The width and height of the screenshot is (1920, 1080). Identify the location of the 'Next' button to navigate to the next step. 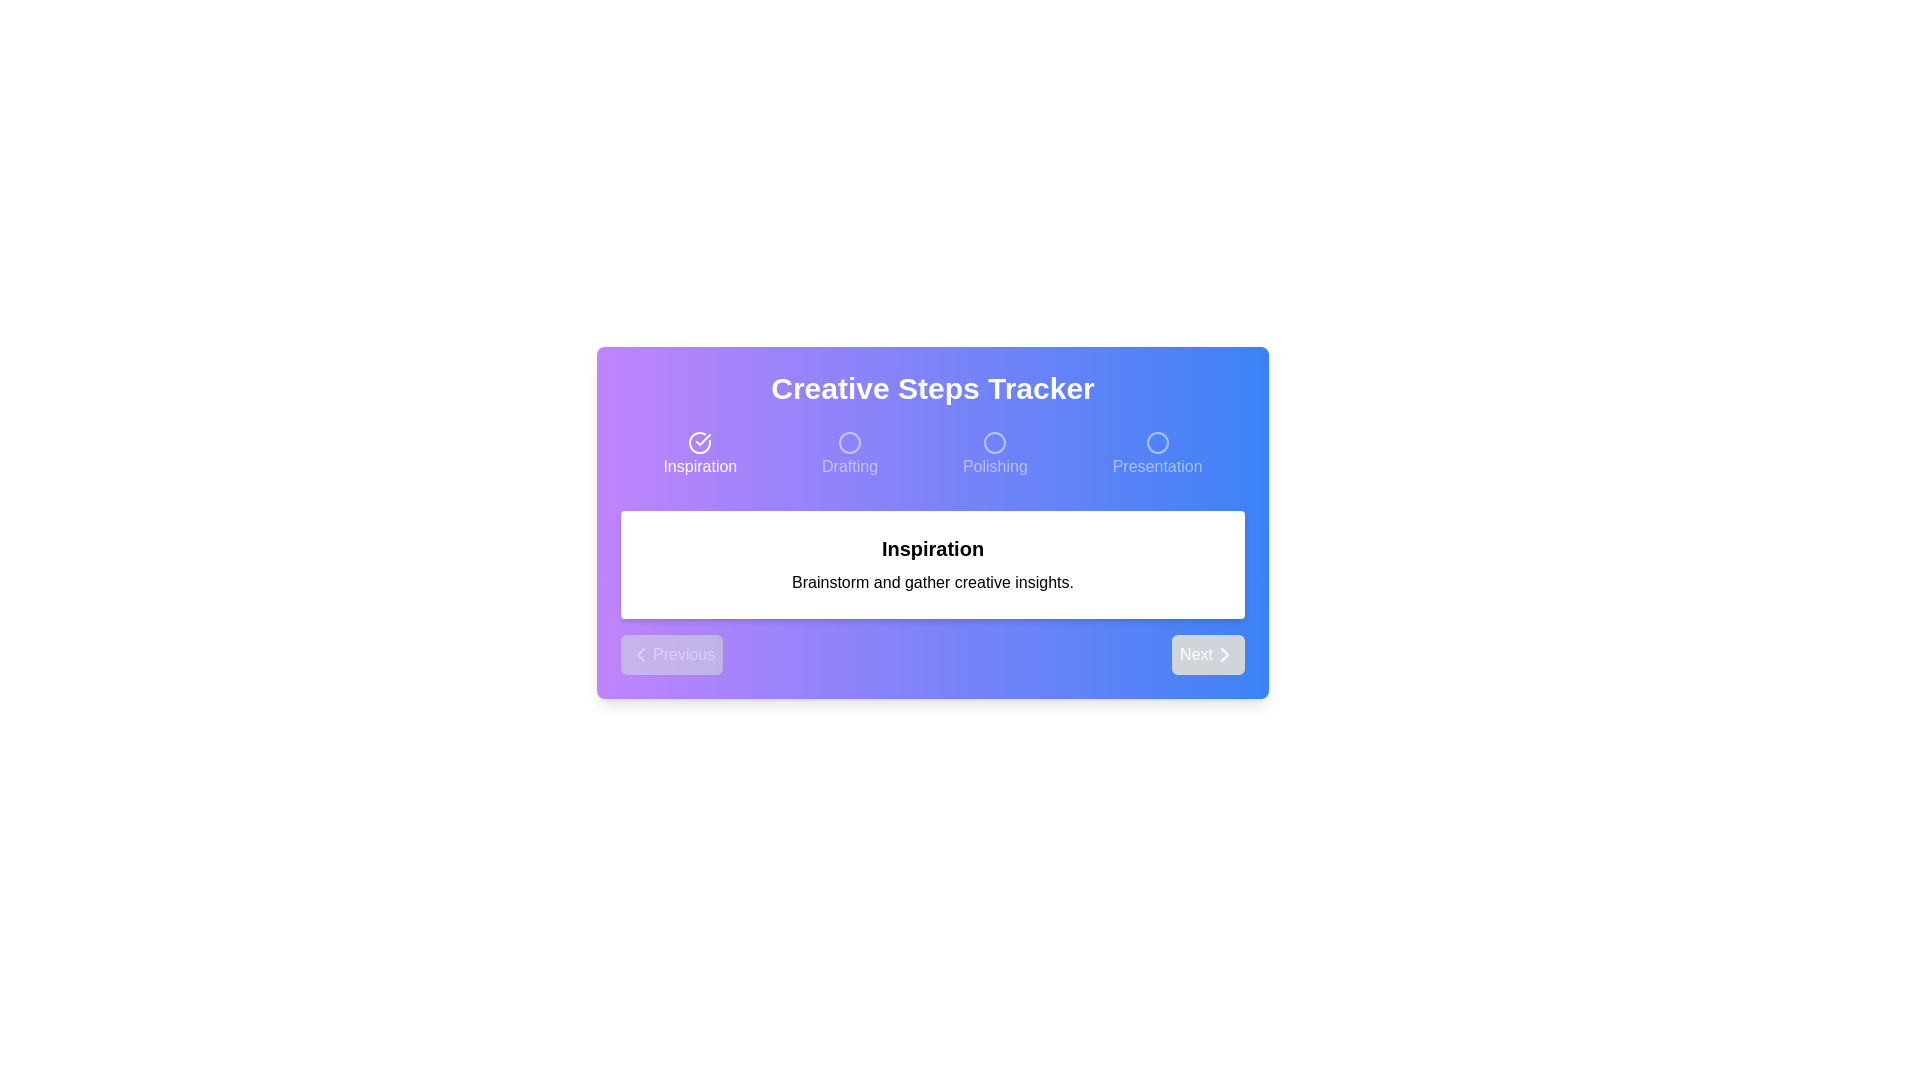
(1207, 655).